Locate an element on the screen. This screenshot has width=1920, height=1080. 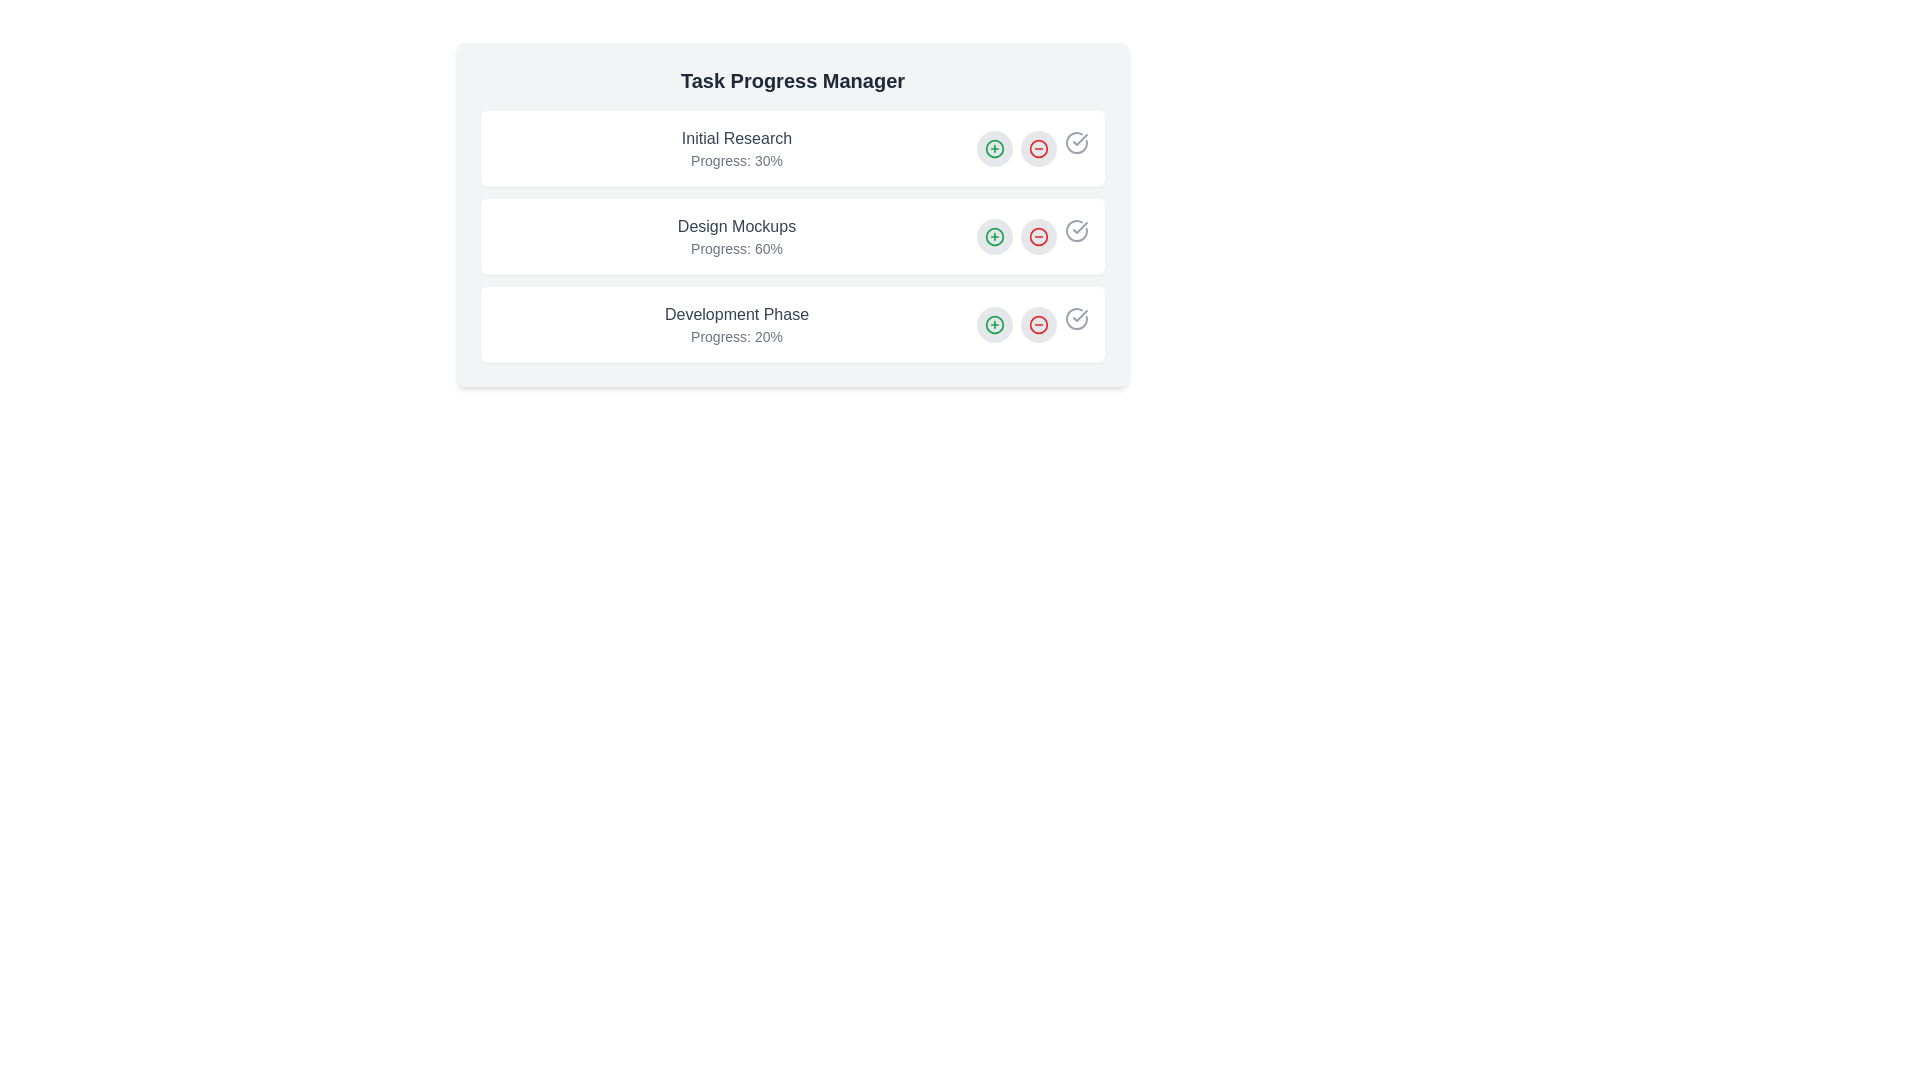
the inner circle of the '+' icon in the 'Design Mockups' task entry, which signifies an action such as adding or expanding is located at coordinates (994, 148).